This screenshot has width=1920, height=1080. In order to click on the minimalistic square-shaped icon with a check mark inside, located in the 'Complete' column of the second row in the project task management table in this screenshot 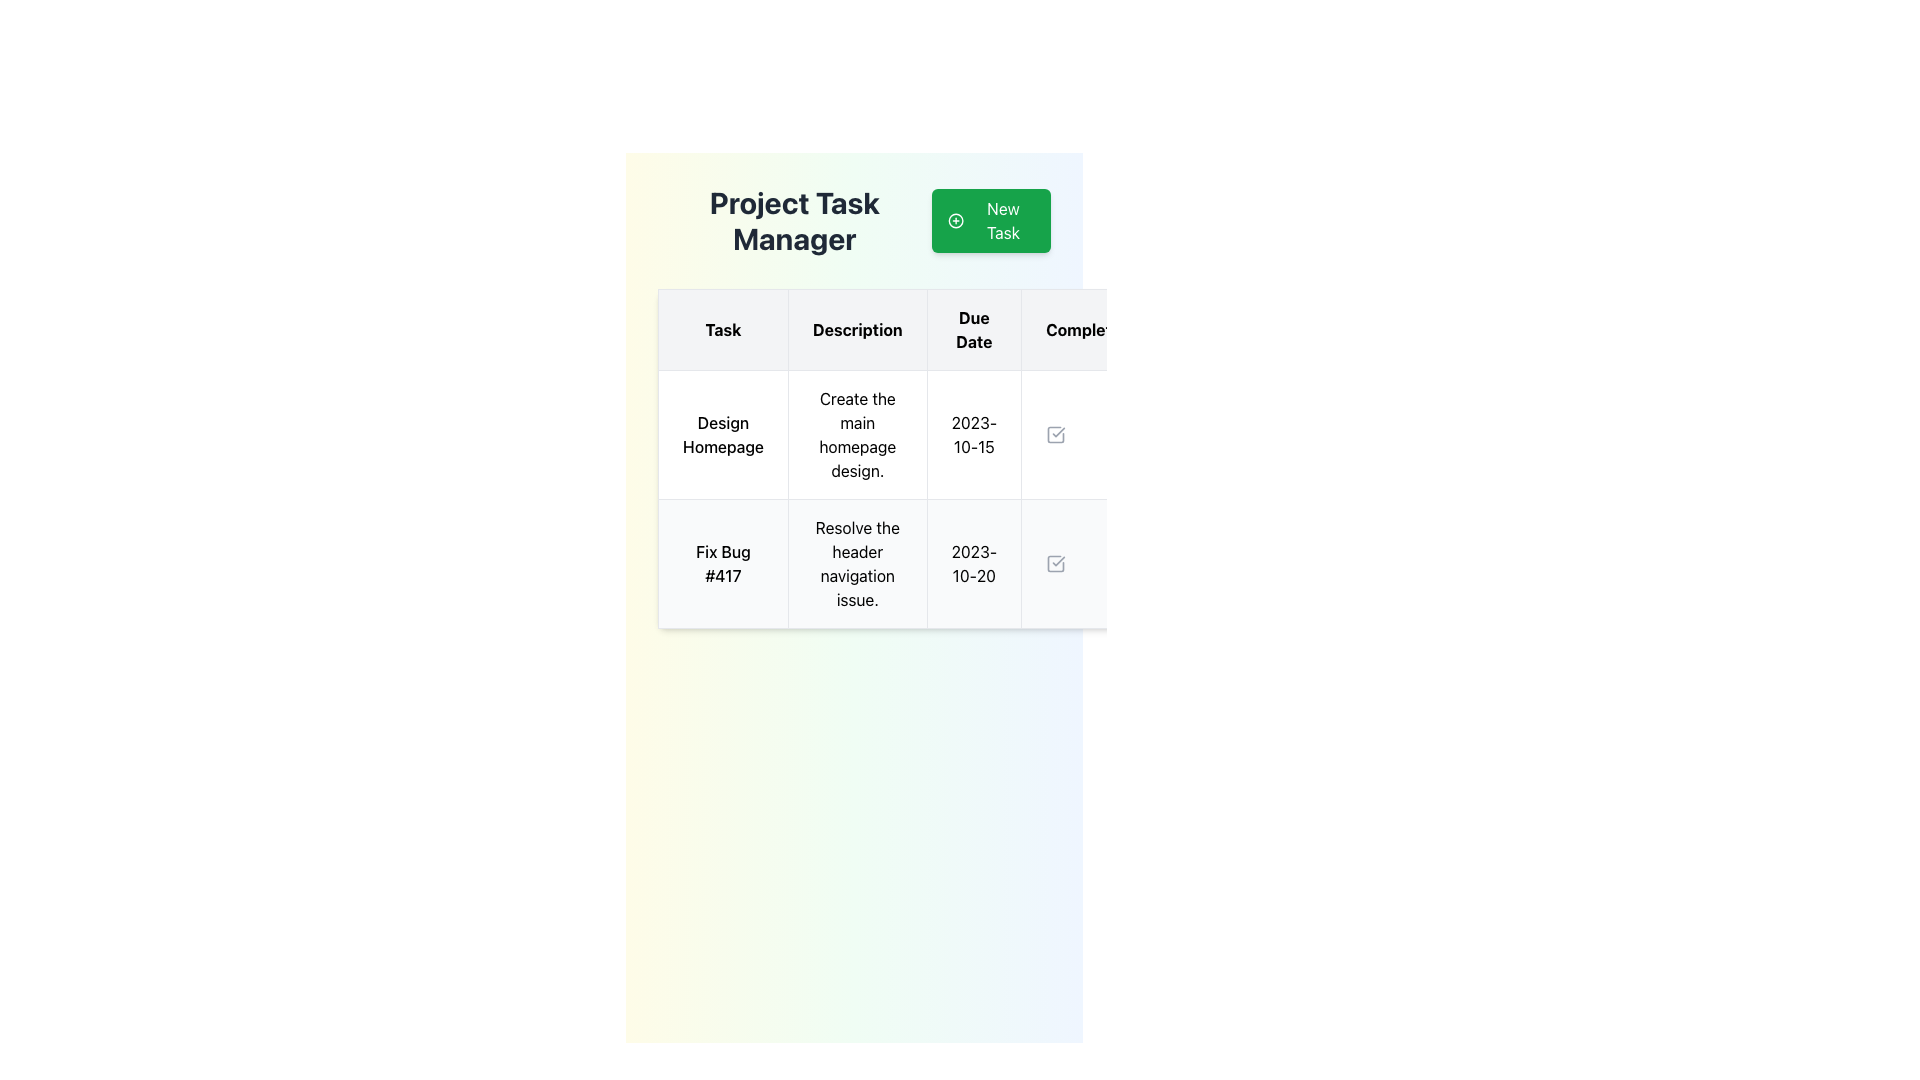, I will do `click(1055, 563)`.